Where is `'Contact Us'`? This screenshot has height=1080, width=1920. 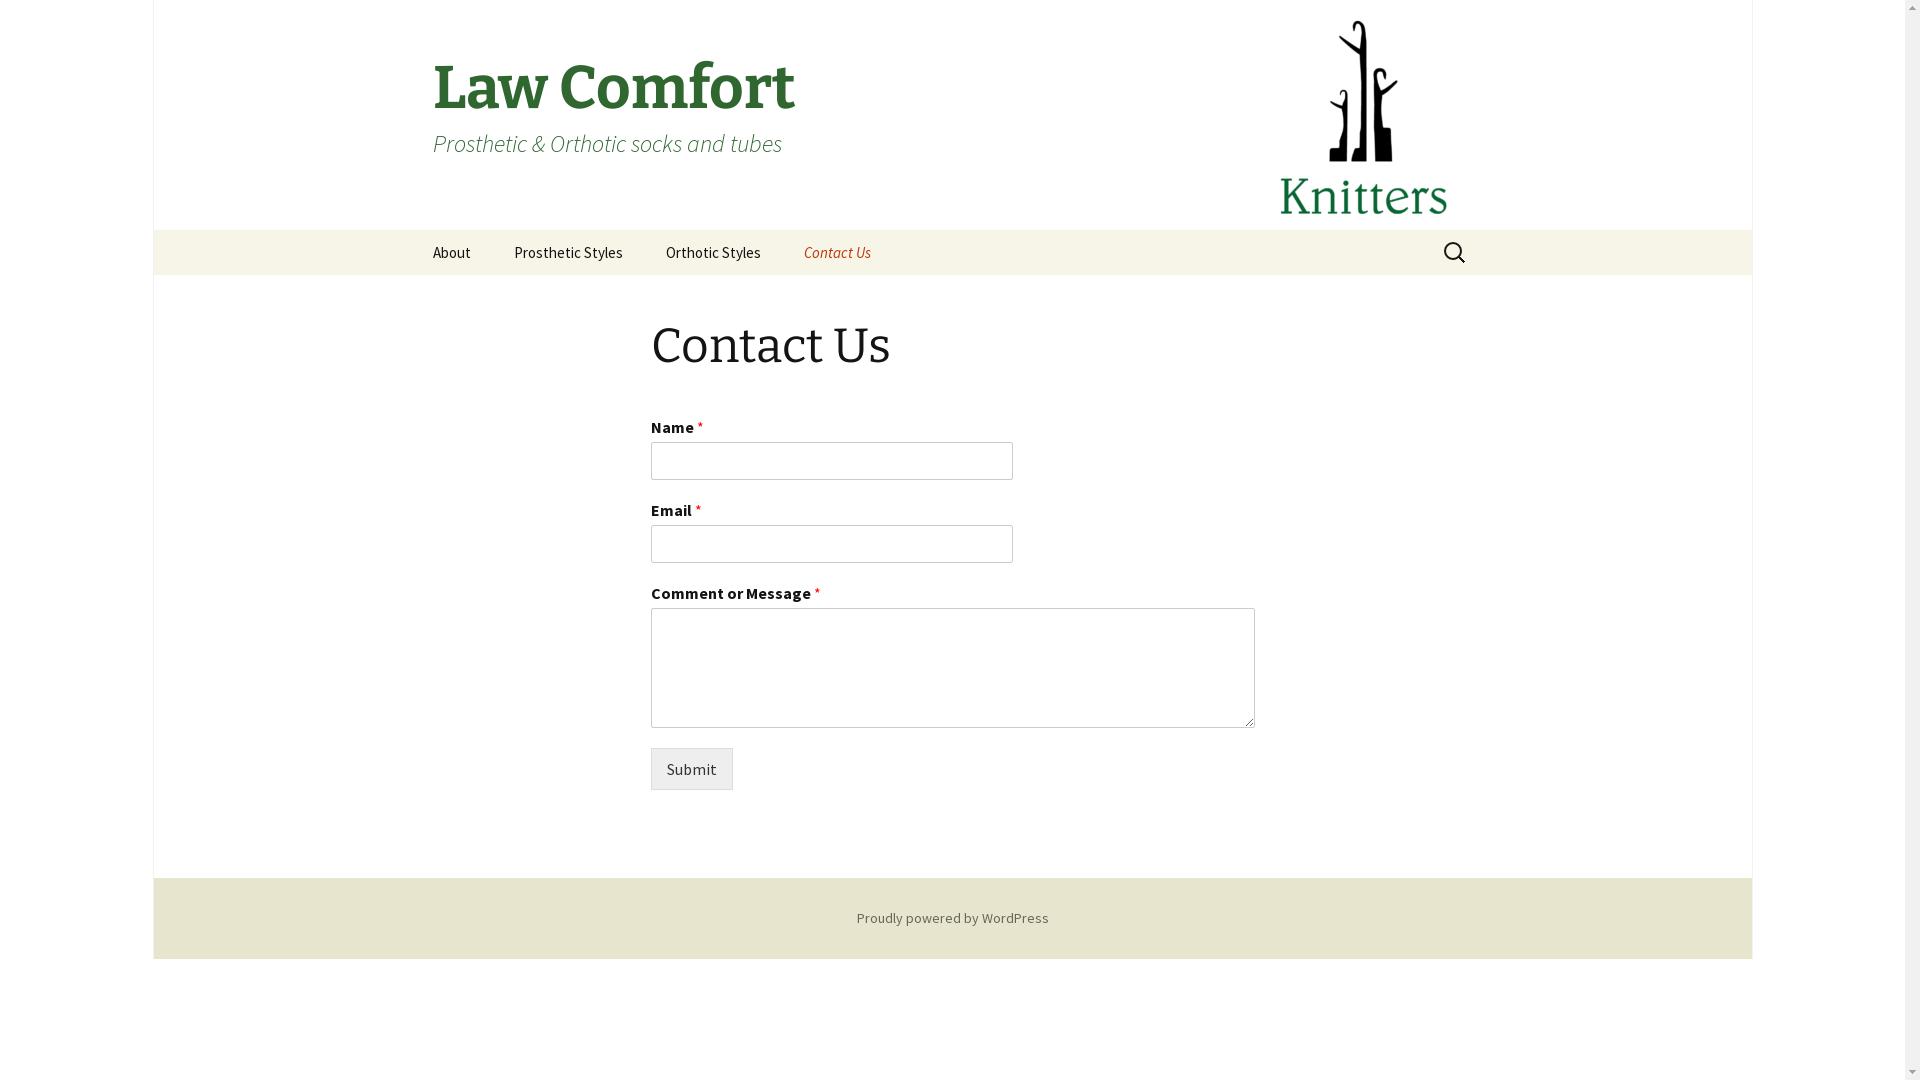
'Contact Us' is located at coordinates (837, 251).